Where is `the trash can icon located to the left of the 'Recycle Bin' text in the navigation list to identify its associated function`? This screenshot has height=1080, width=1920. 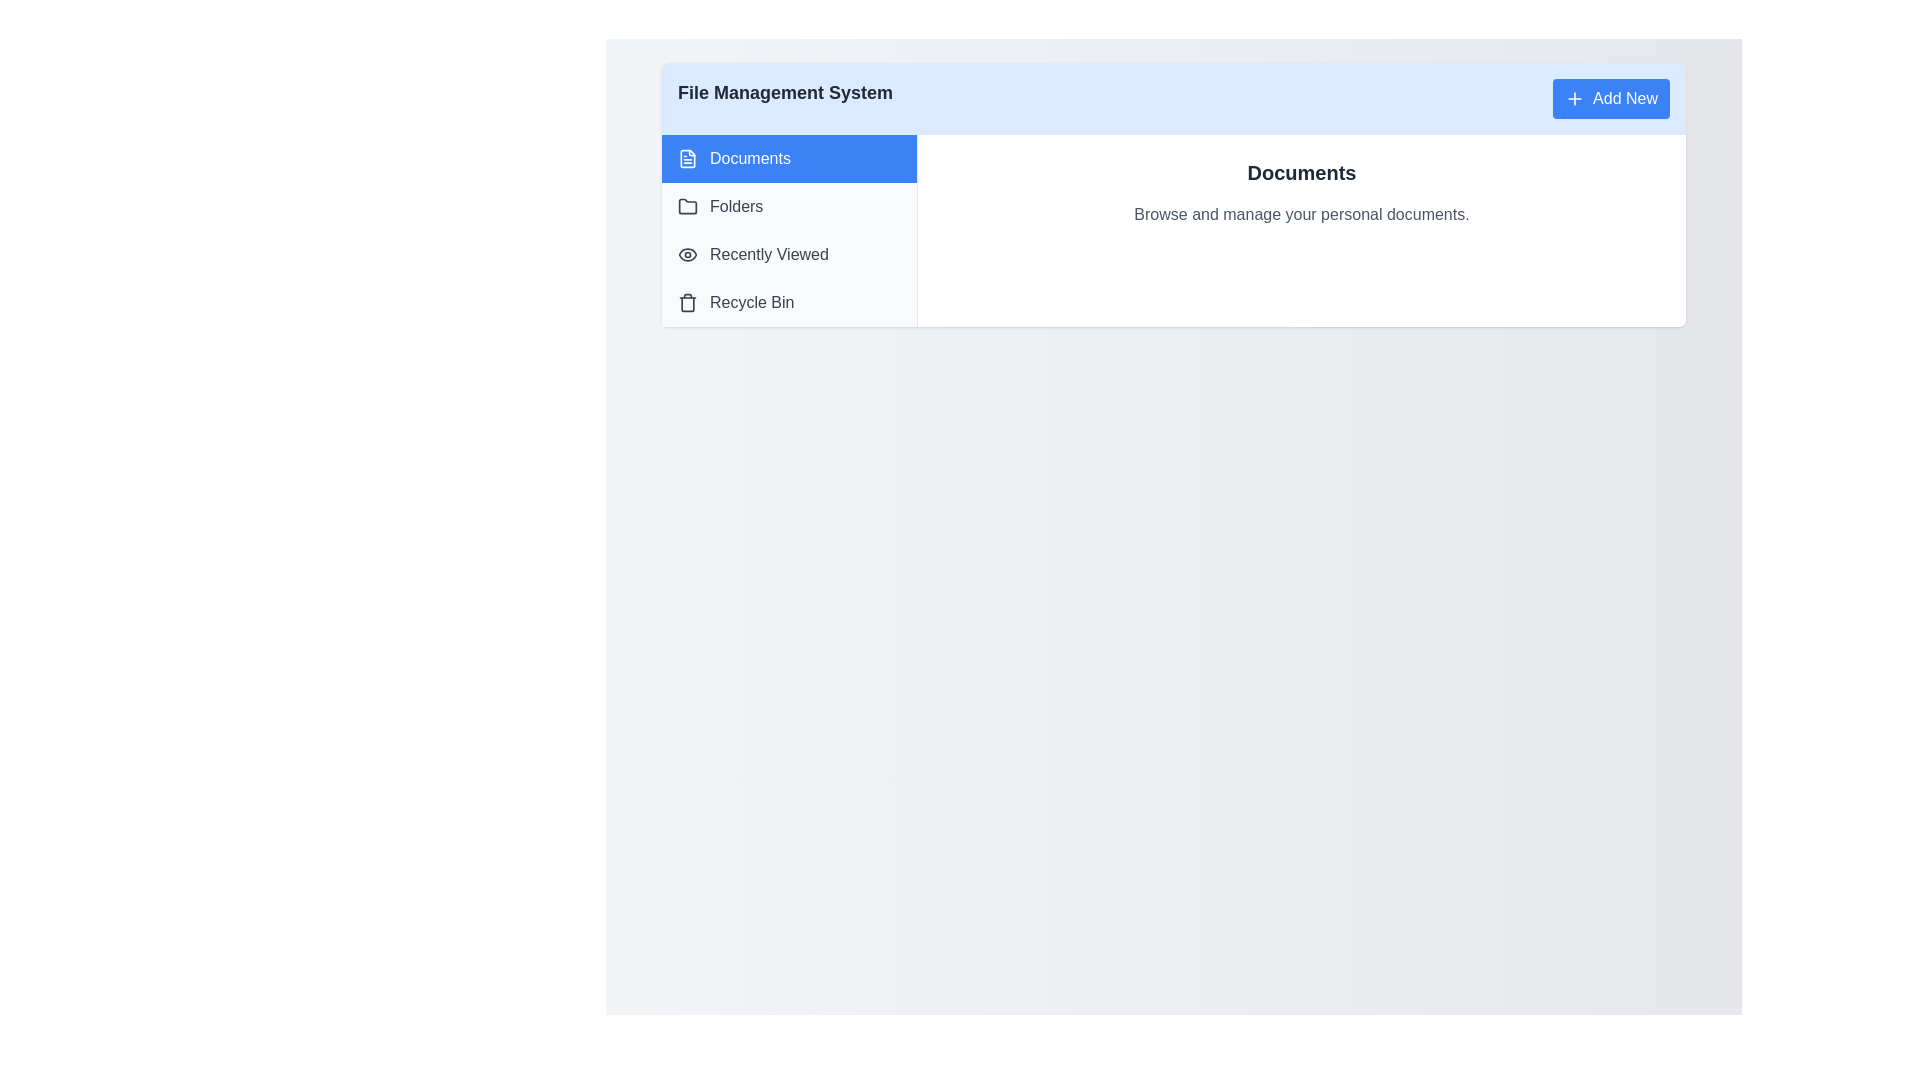
the trash can icon located to the left of the 'Recycle Bin' text in the navigation list to identify its associated function is located at coordinates (687, 303).